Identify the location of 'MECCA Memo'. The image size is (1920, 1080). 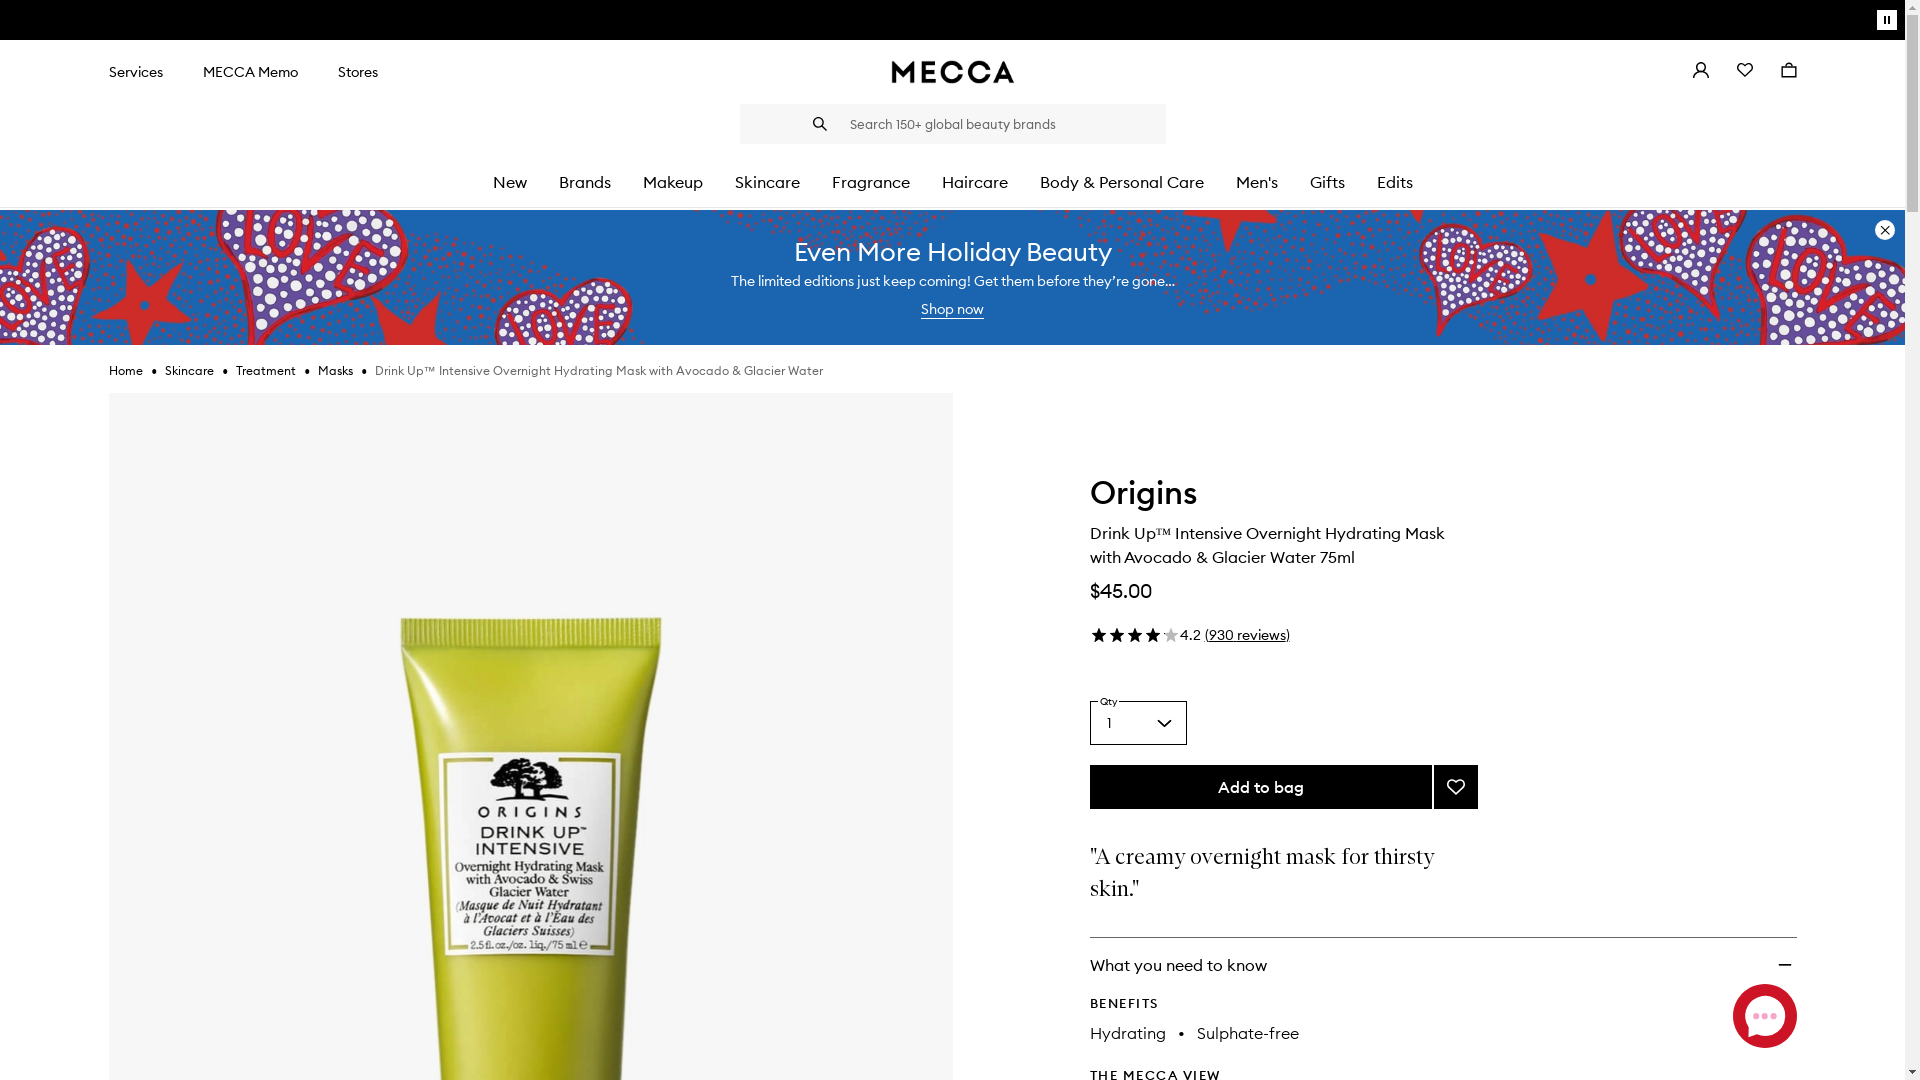
(248, 71).